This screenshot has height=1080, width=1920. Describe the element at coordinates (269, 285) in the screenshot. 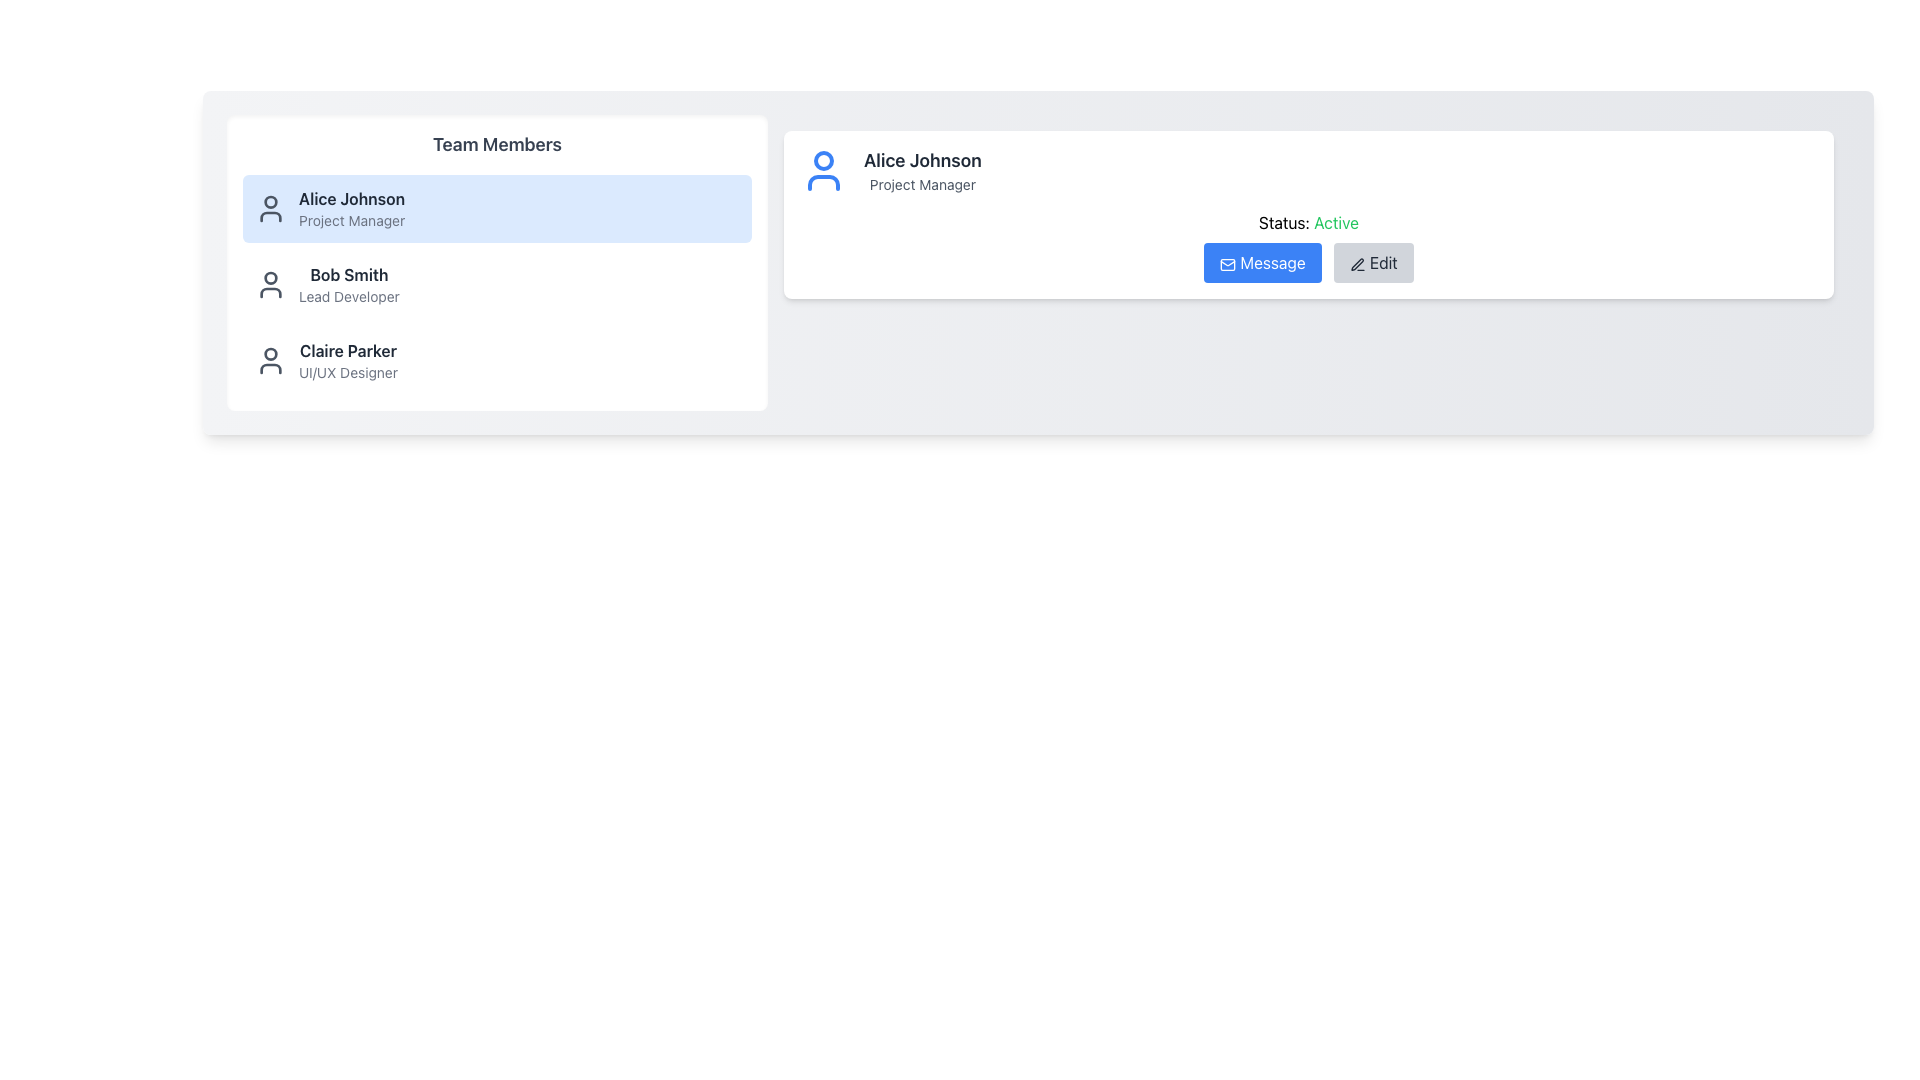

I see `the icon representing team member 'Bob Smith', which is the leftmost component in the team member section, located between 'Alice Johnson' and 'Claire Parker'` at that location.